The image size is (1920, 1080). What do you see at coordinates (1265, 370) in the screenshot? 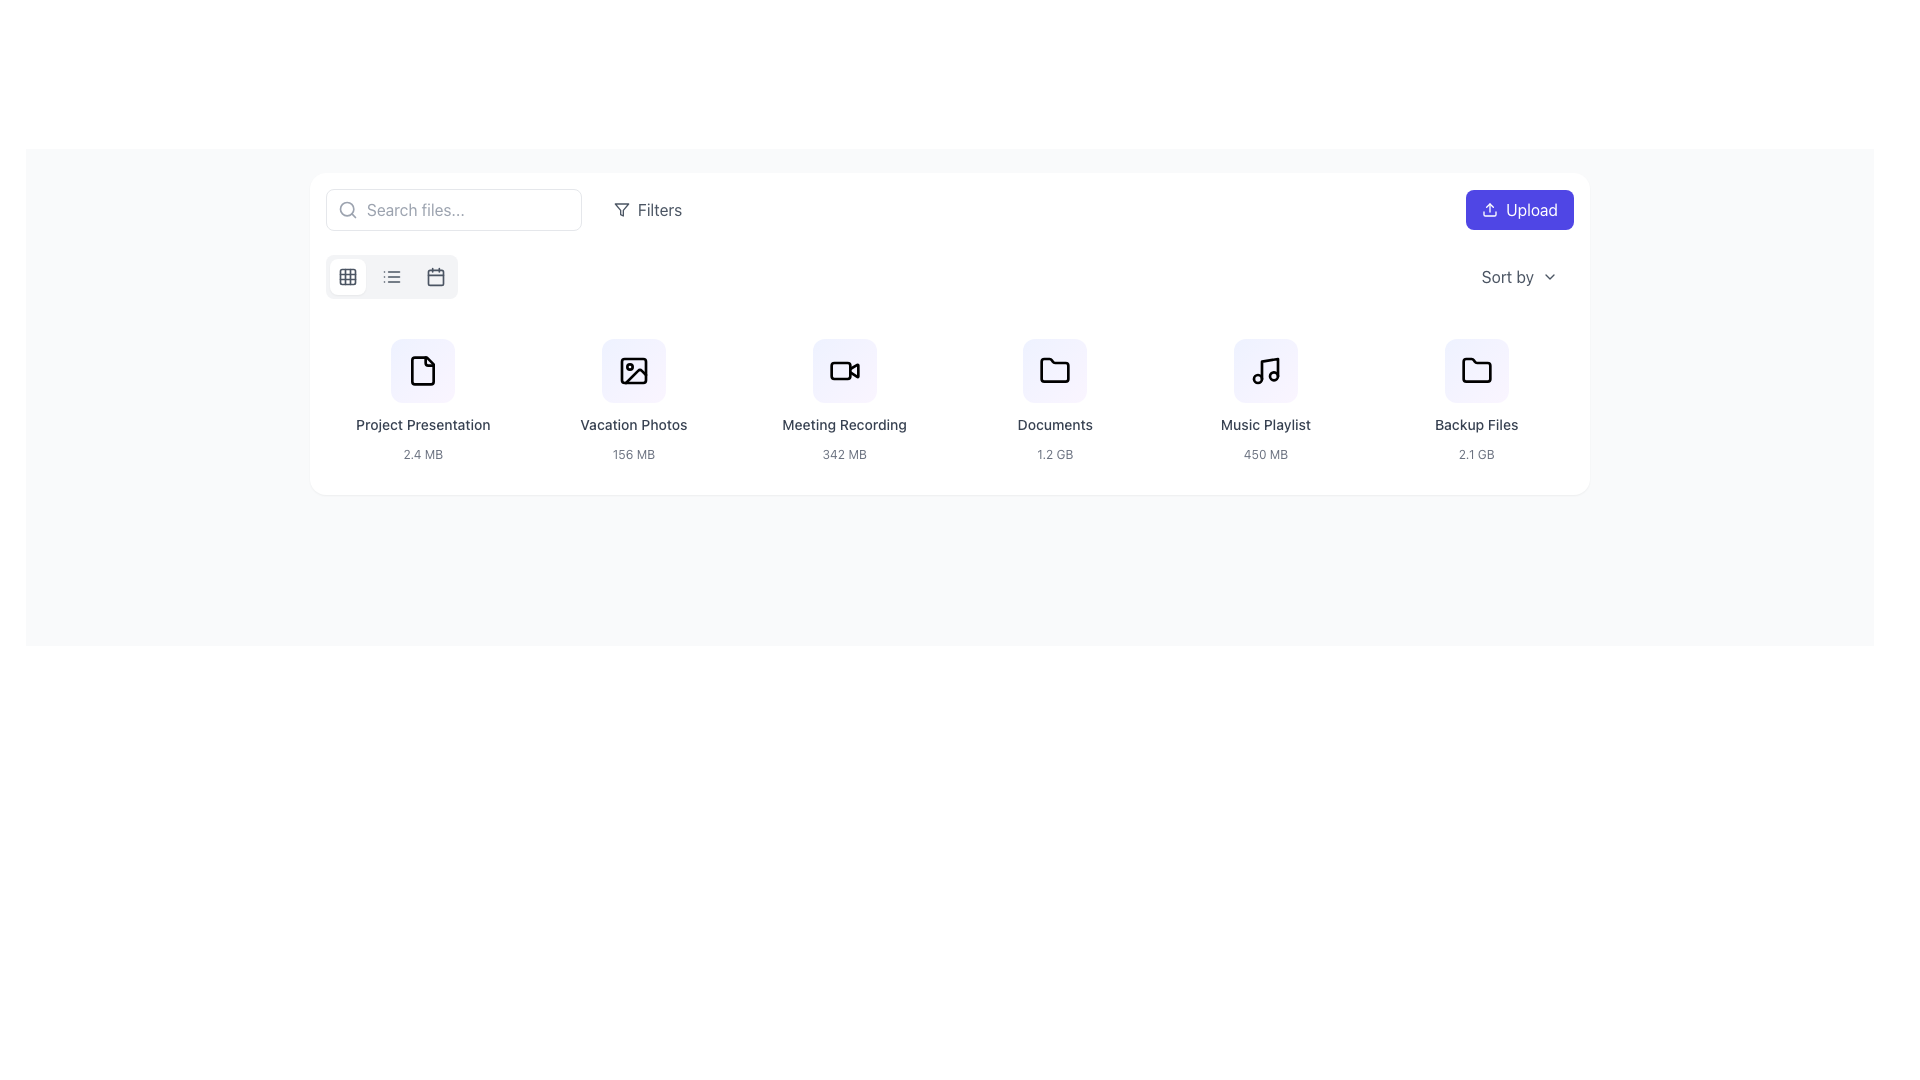
I see `the 'Music Playlist' icon` at bounding box center [1265, 370].